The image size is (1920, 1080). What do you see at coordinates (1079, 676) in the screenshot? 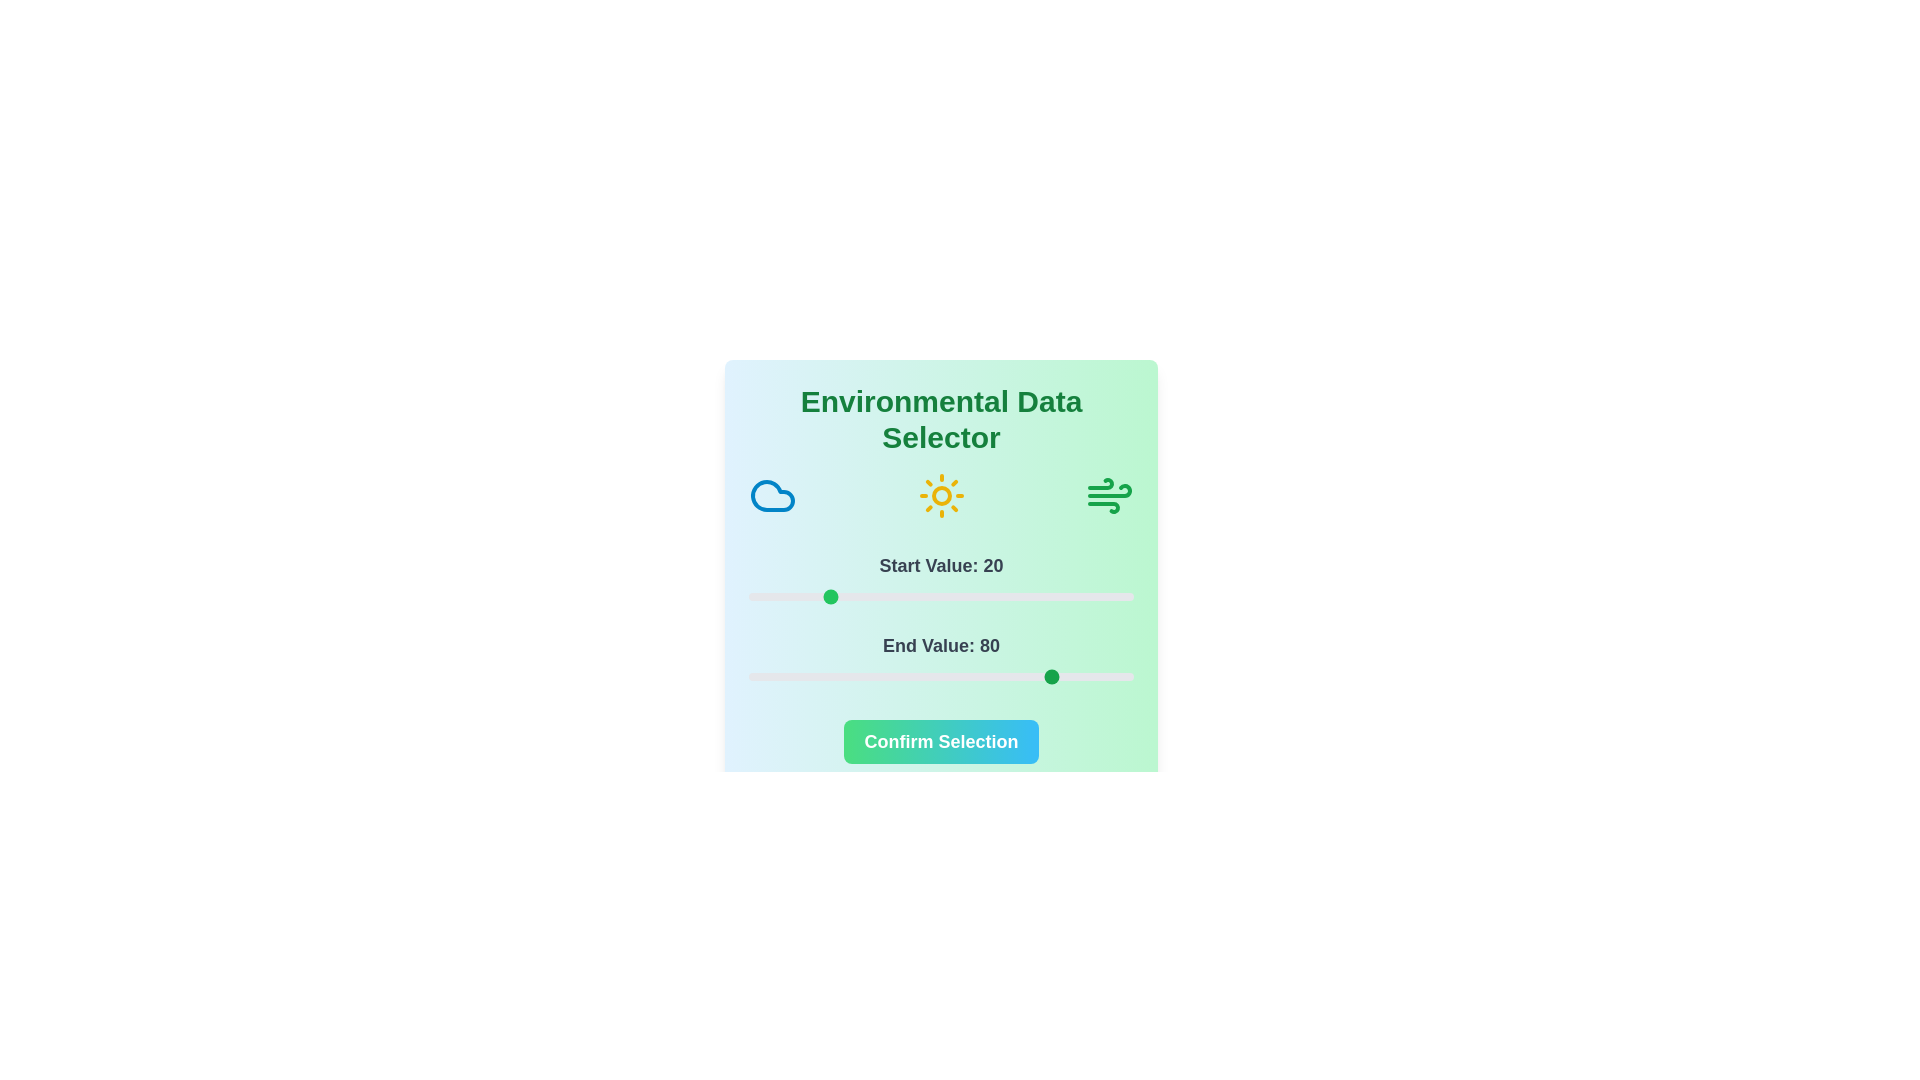
I see `the End Value slider` at bounding box center [1079, 676].